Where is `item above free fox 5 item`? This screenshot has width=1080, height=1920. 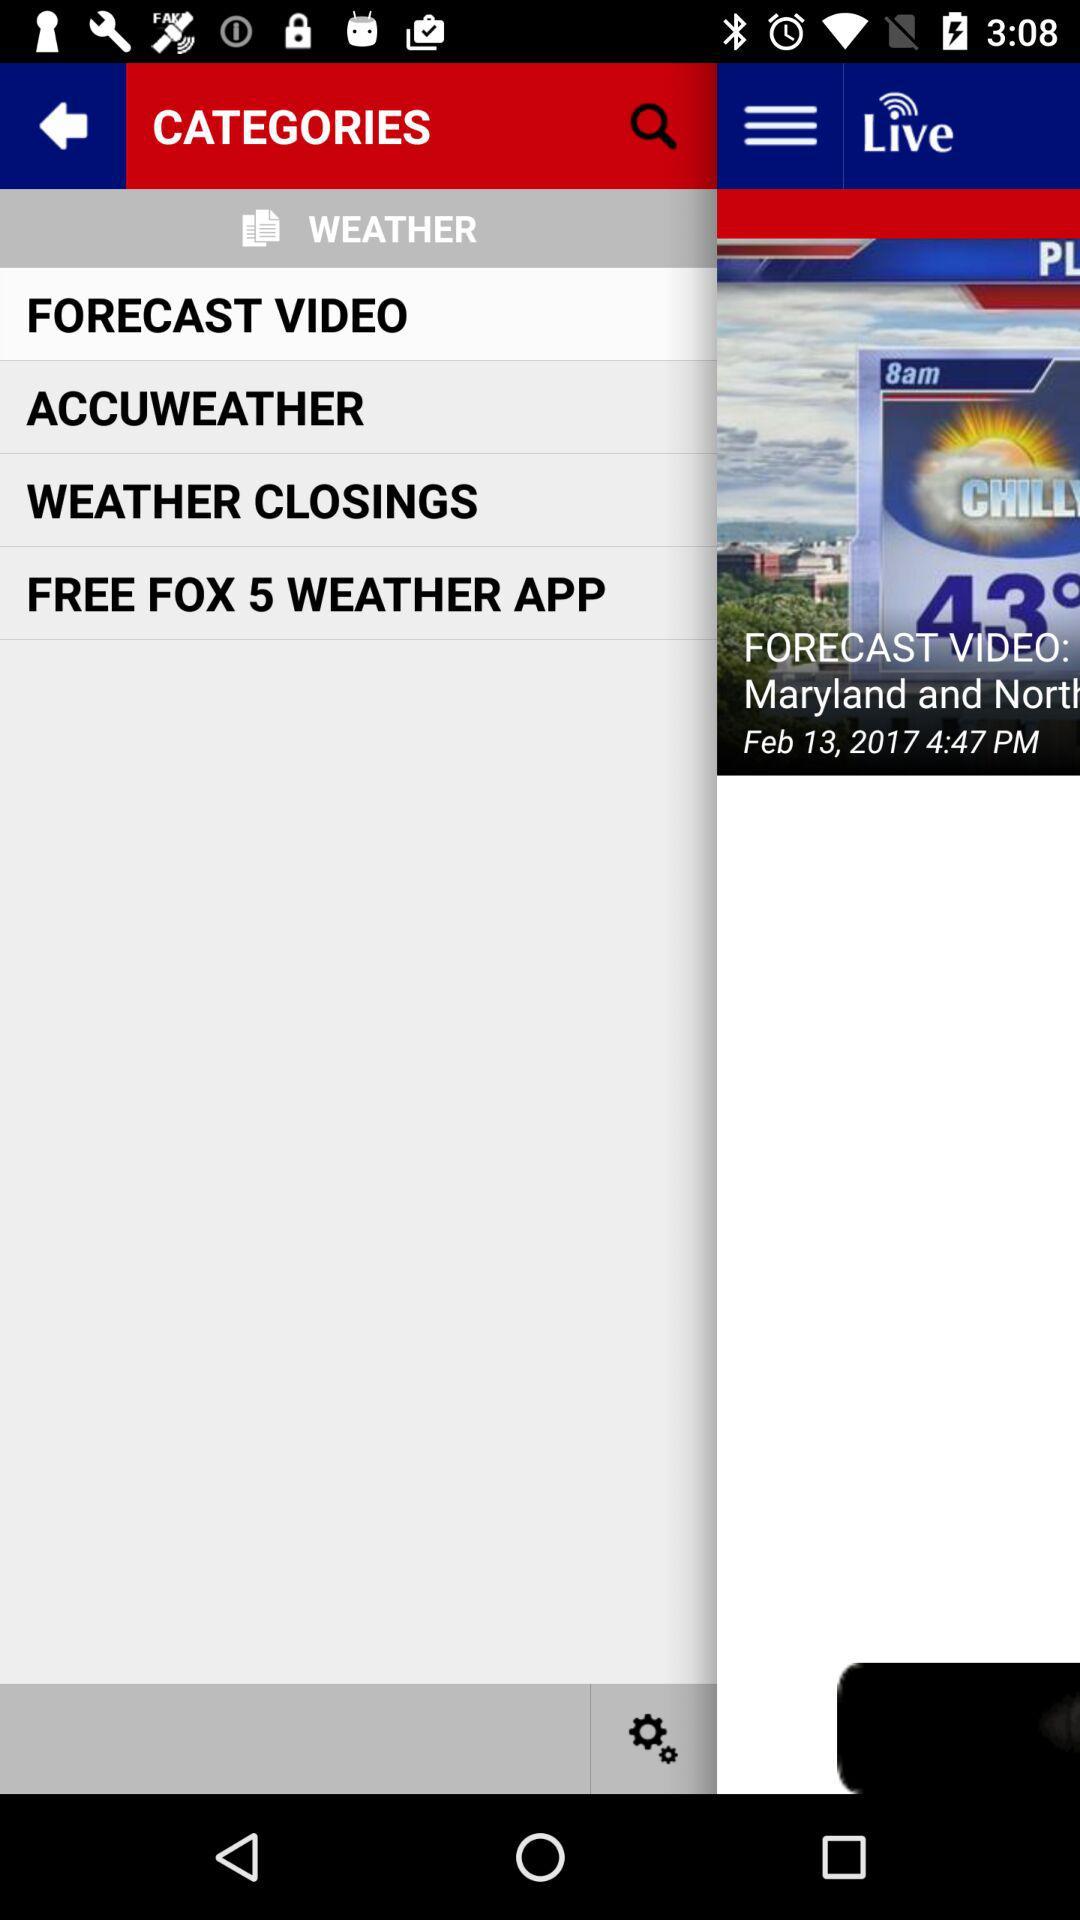 item above free fox 5 item is located at coordinates (251, 499).